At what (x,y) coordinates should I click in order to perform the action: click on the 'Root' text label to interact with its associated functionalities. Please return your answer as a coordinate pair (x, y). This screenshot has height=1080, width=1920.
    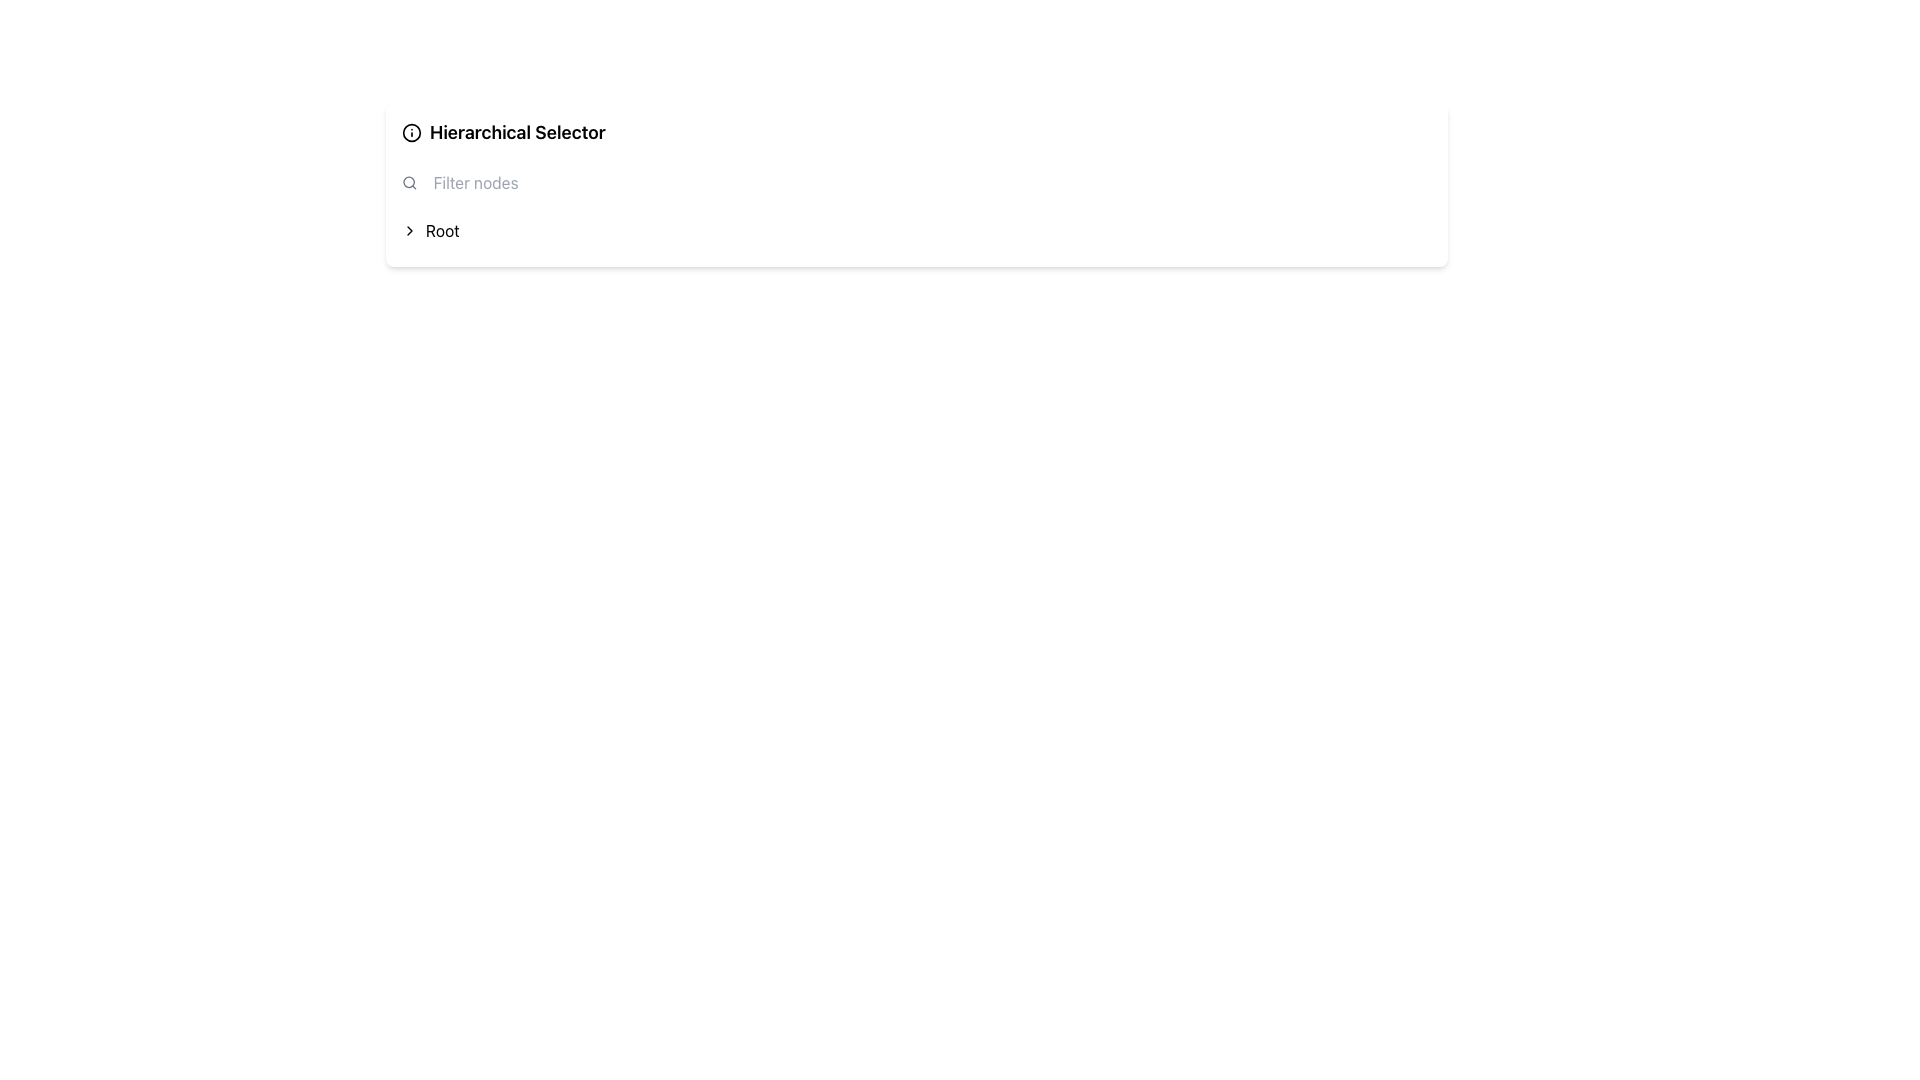
    Looking at the image, I should click on (441, 230).